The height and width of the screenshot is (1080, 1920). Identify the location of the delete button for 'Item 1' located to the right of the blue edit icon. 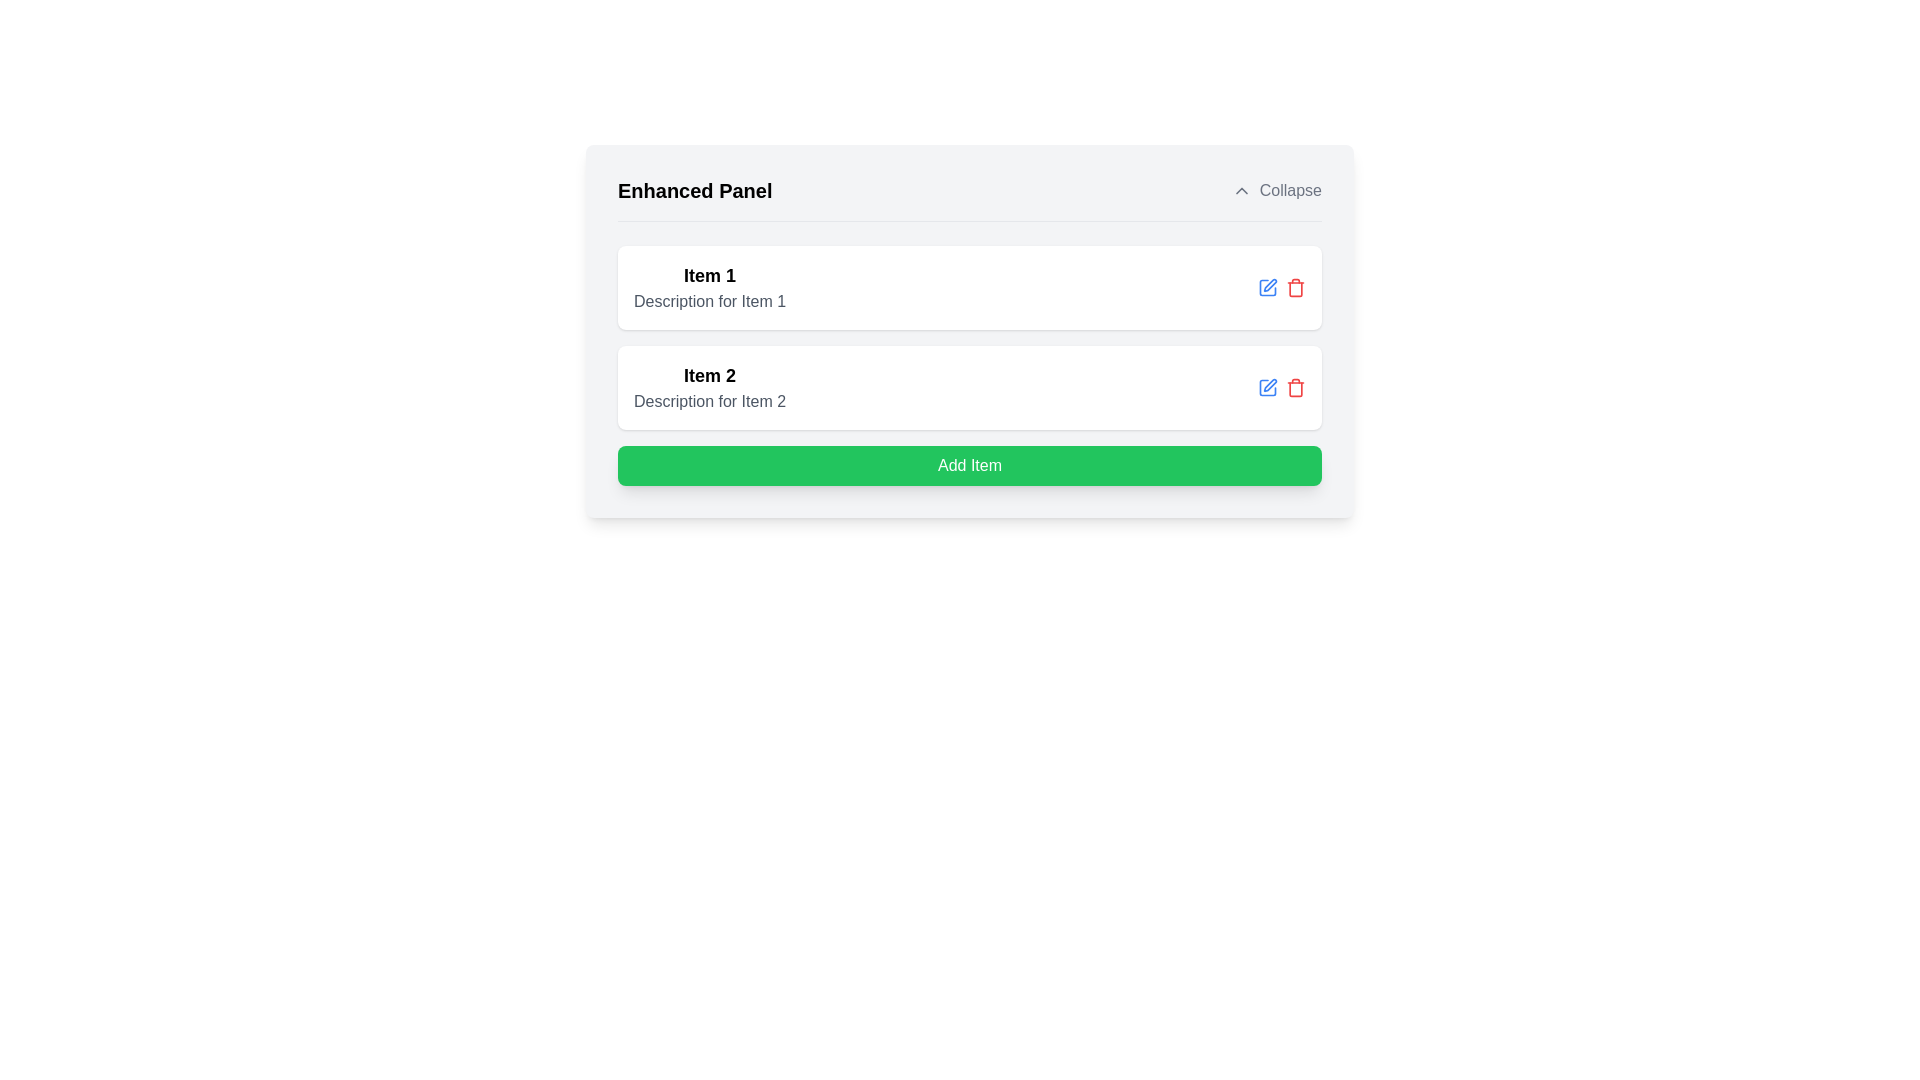
(1296, 288).